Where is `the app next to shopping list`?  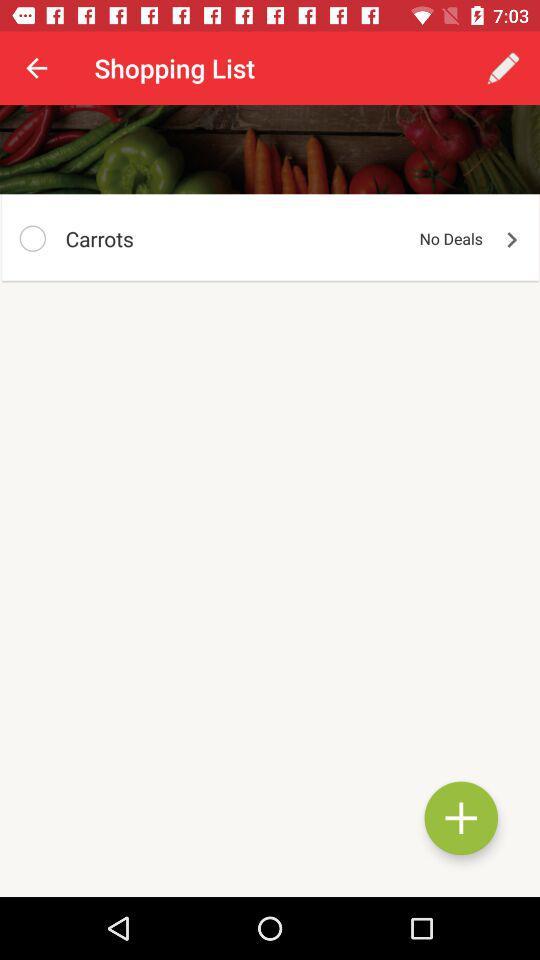
the app next to shopping list is located at coordinates (502, 68).